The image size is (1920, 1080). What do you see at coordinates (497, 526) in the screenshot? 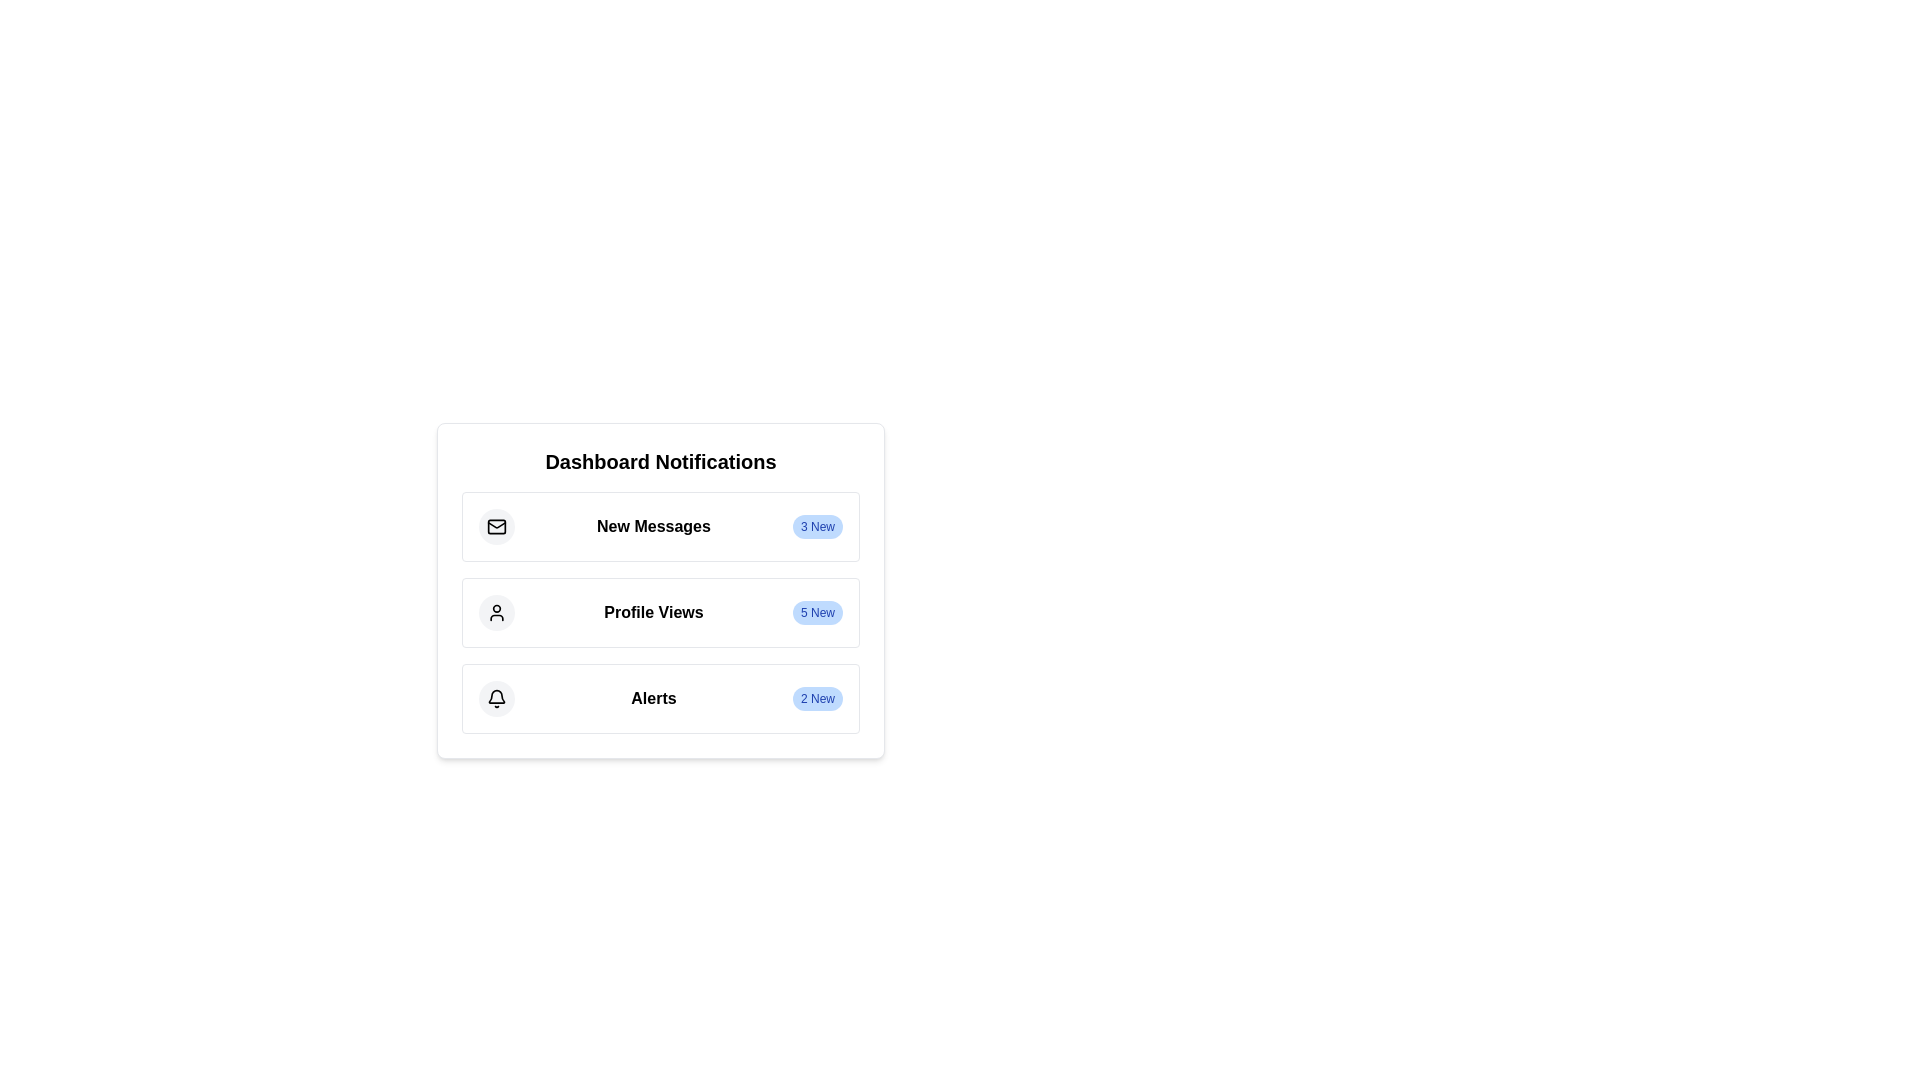
I see `the black outlined envelope icon located in the topmost row of the notification list, next to the text 'New Messages' and opposite the '3 New' badge, to interact with notifications` at bounding box center [497, 526].